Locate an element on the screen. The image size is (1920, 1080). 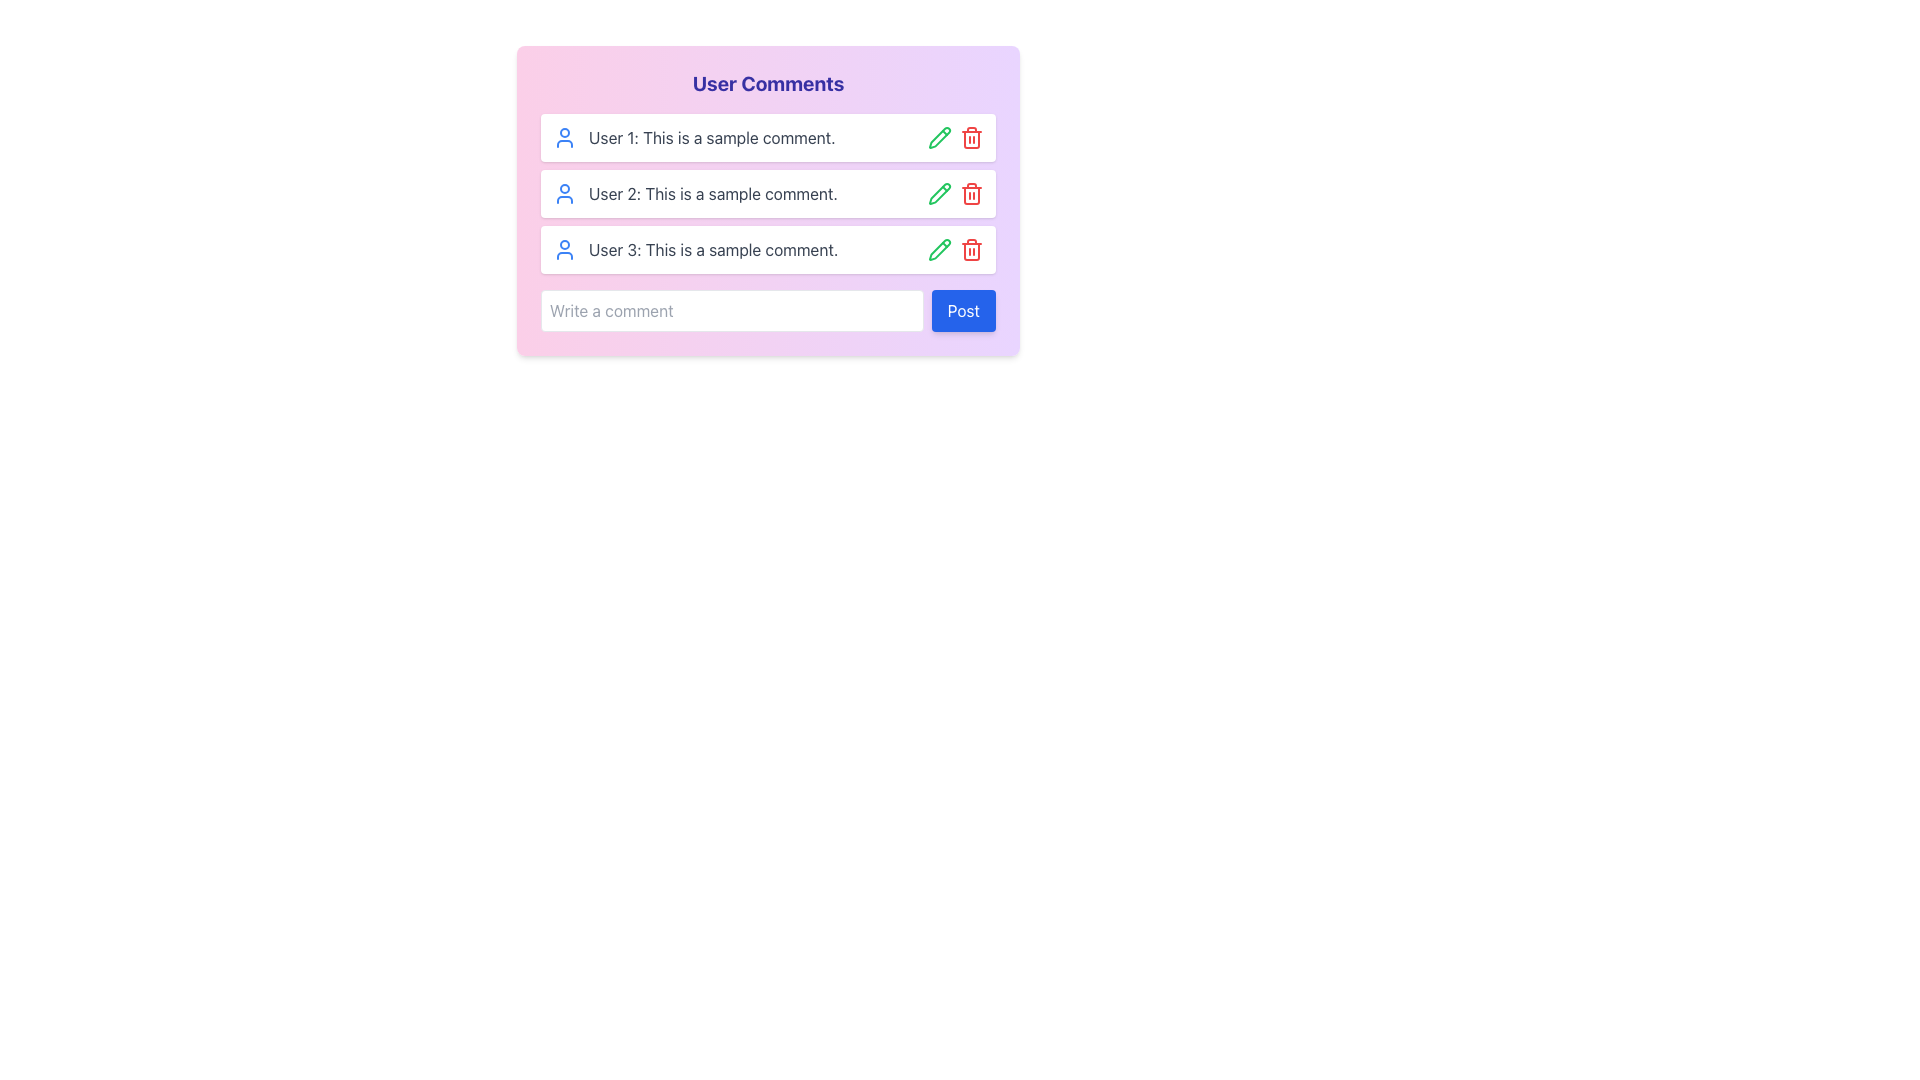
the red trash can icon button located in the second row of the 'User Comments' list is located at coordinates (971, 193).